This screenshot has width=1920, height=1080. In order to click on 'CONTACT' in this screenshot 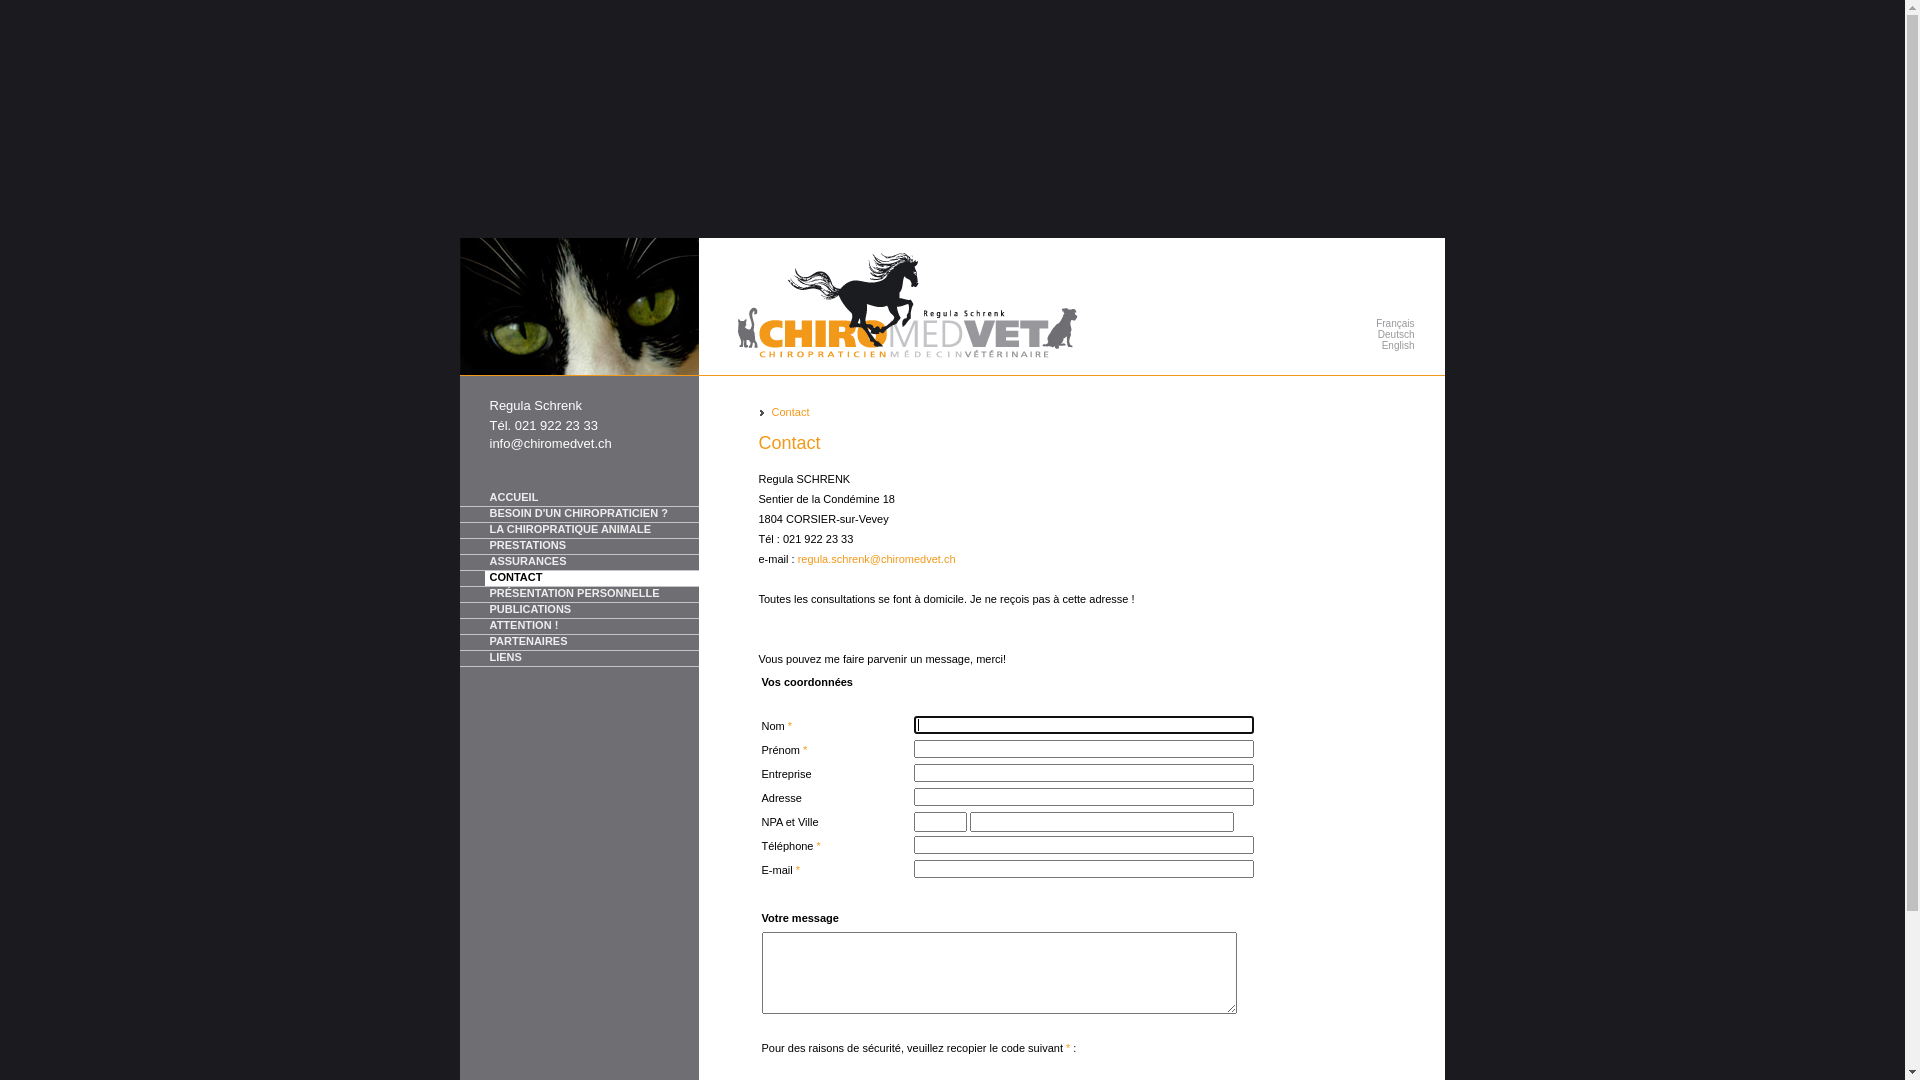, I will do `click(578, 578)`.